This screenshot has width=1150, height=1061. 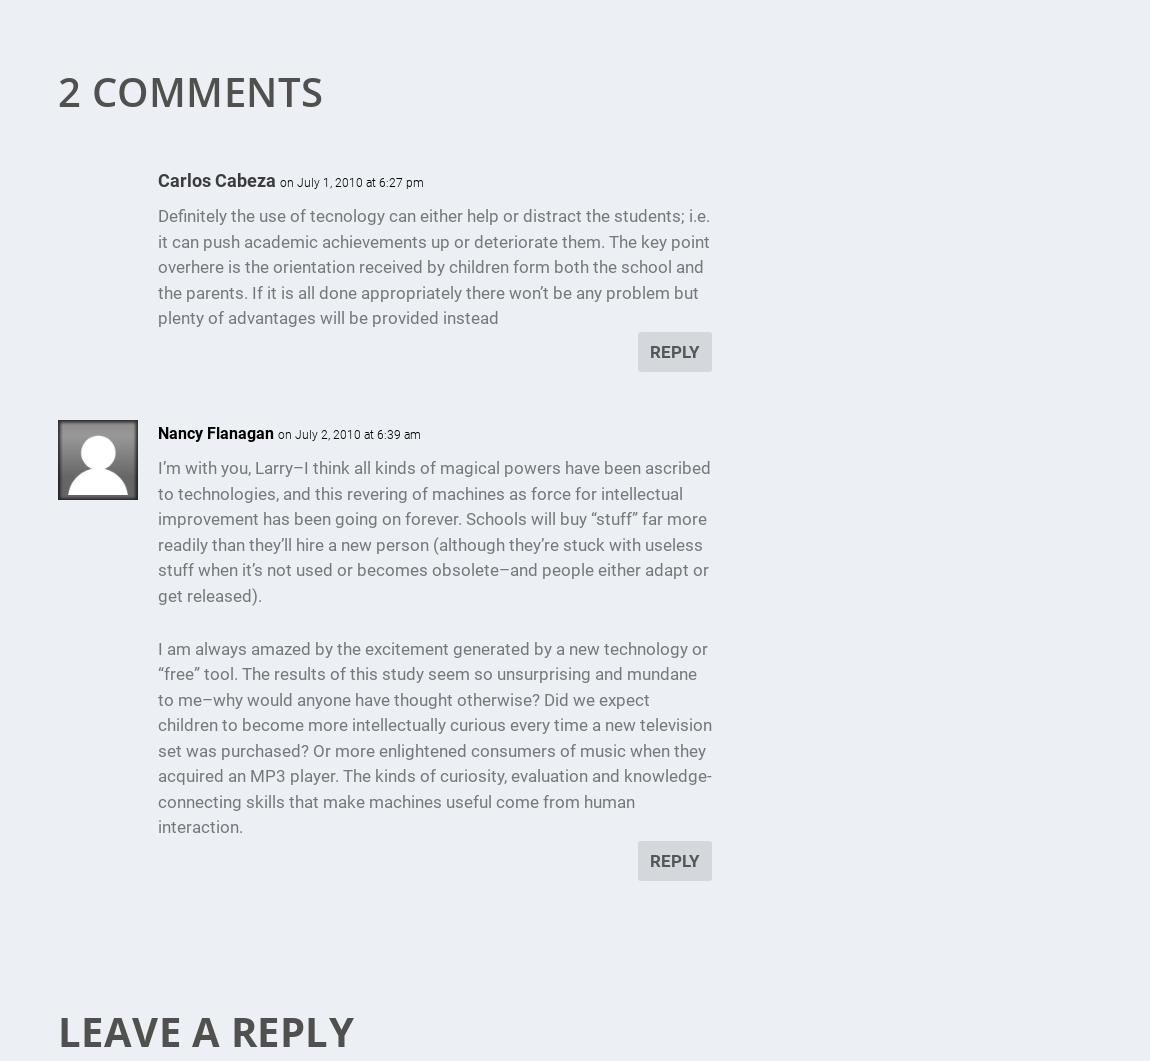 What do you see at coordinates (214, 433) in the screenshot?
I see `'Nancy Flanagan'` at bounding box center [214, 433].